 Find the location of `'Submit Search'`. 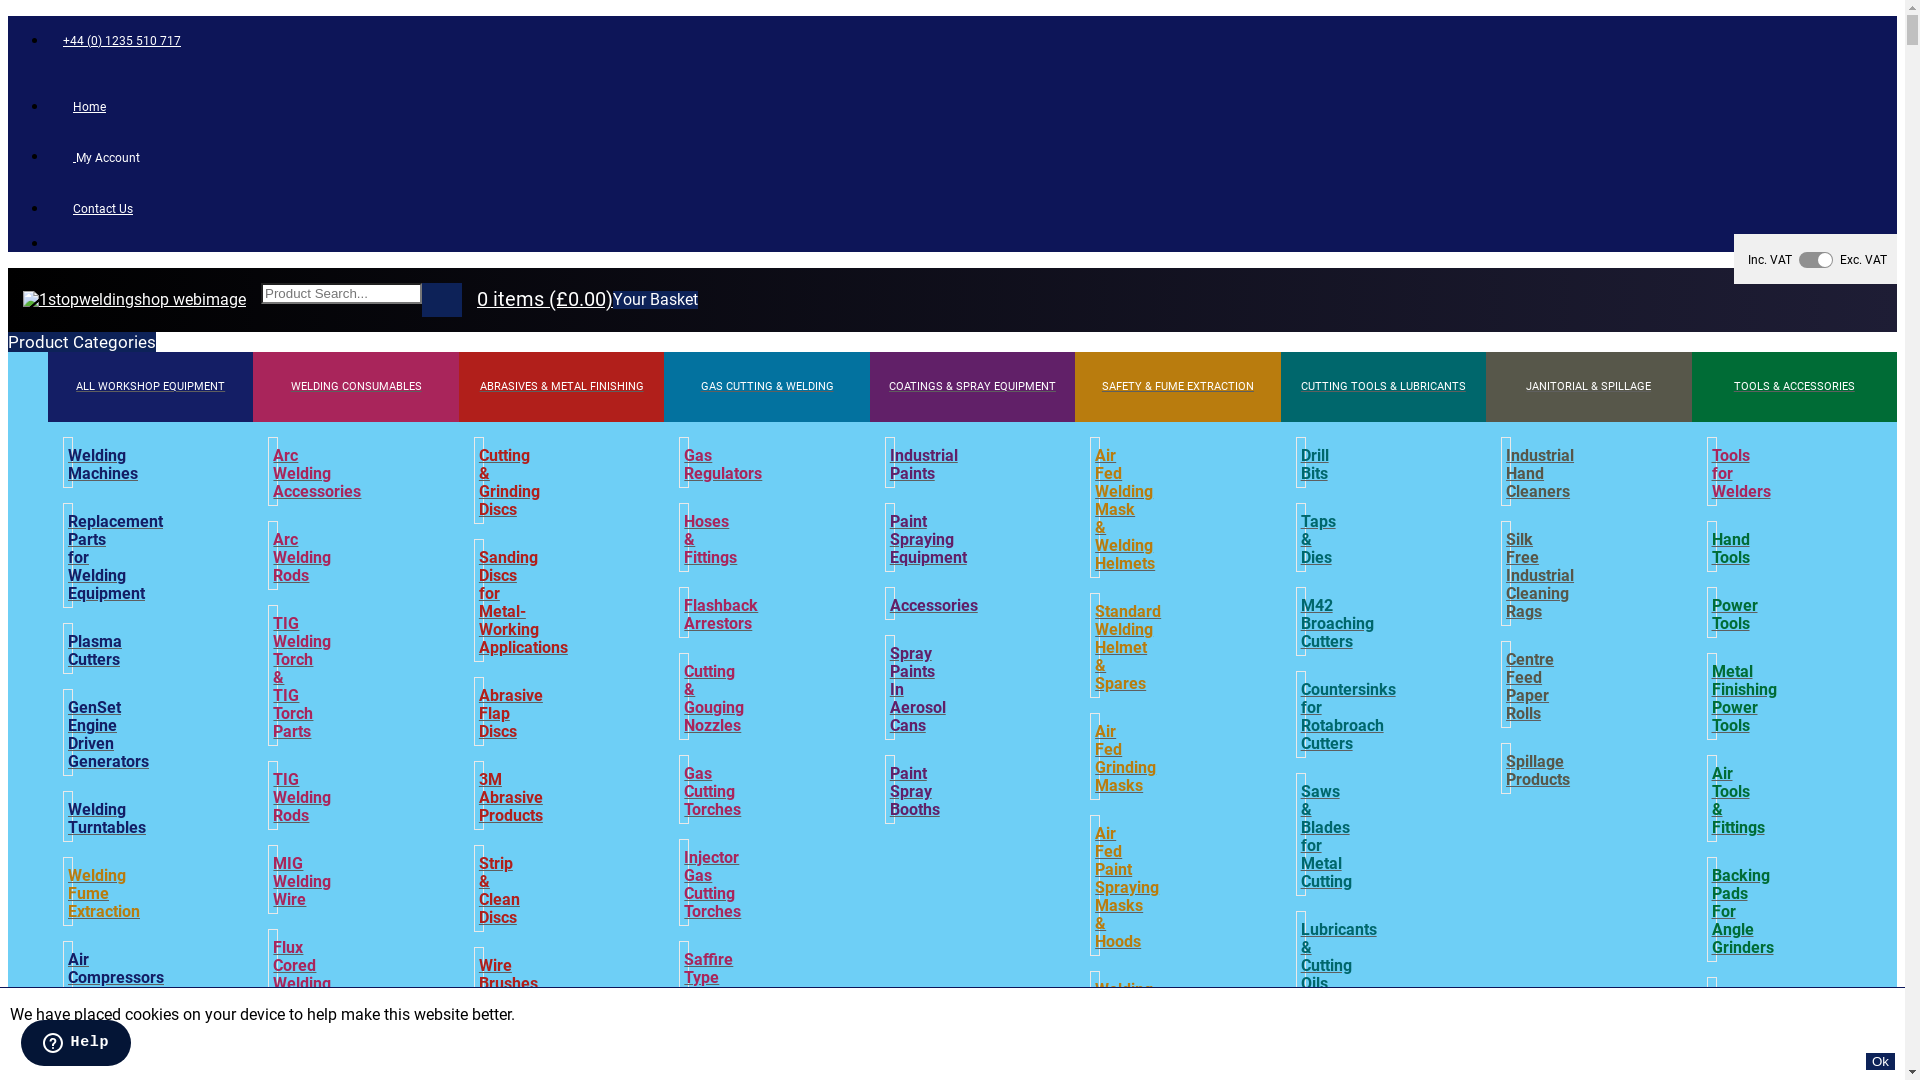

'Submit Search' is located at coordinates (440, 300).